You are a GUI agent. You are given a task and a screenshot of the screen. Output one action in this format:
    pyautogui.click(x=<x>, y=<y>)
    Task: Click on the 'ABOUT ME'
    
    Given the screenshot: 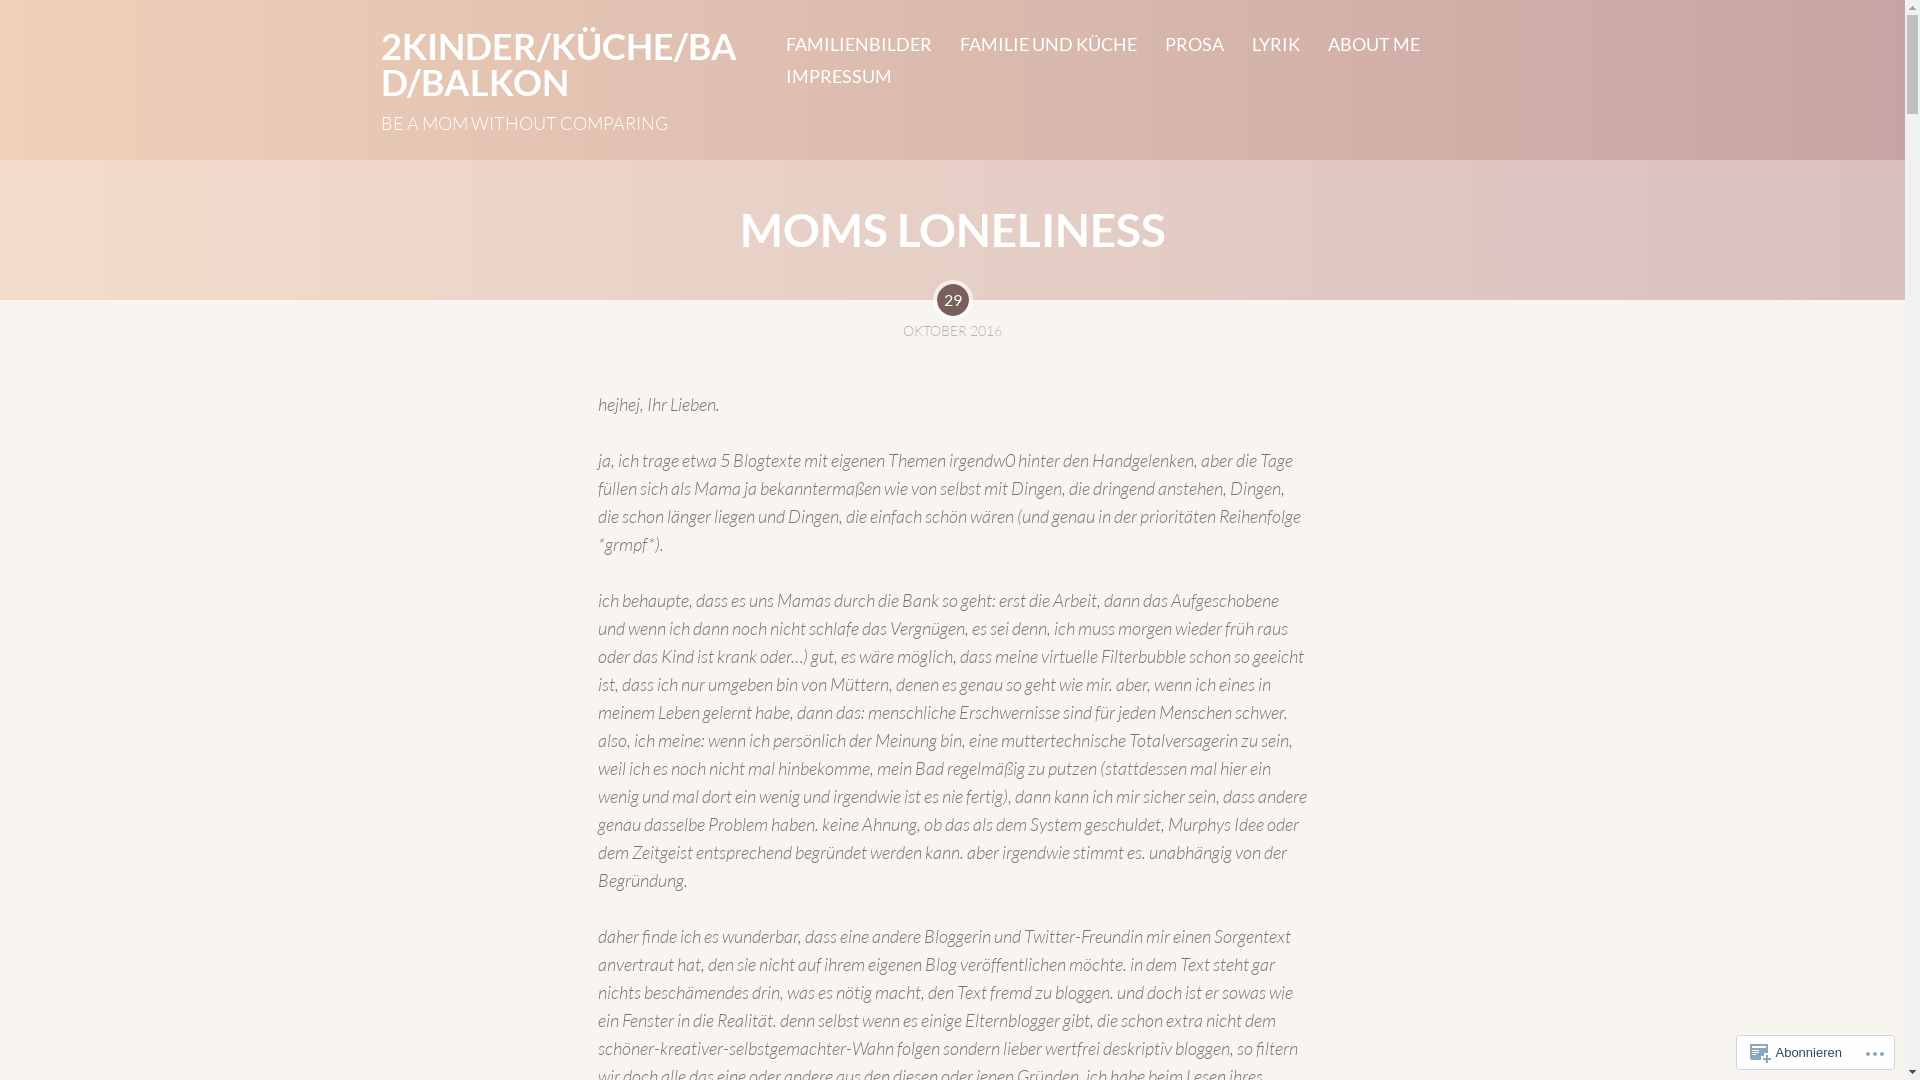 What is the action you would take?
    pyautogui.click(x=1359, y=43)
    